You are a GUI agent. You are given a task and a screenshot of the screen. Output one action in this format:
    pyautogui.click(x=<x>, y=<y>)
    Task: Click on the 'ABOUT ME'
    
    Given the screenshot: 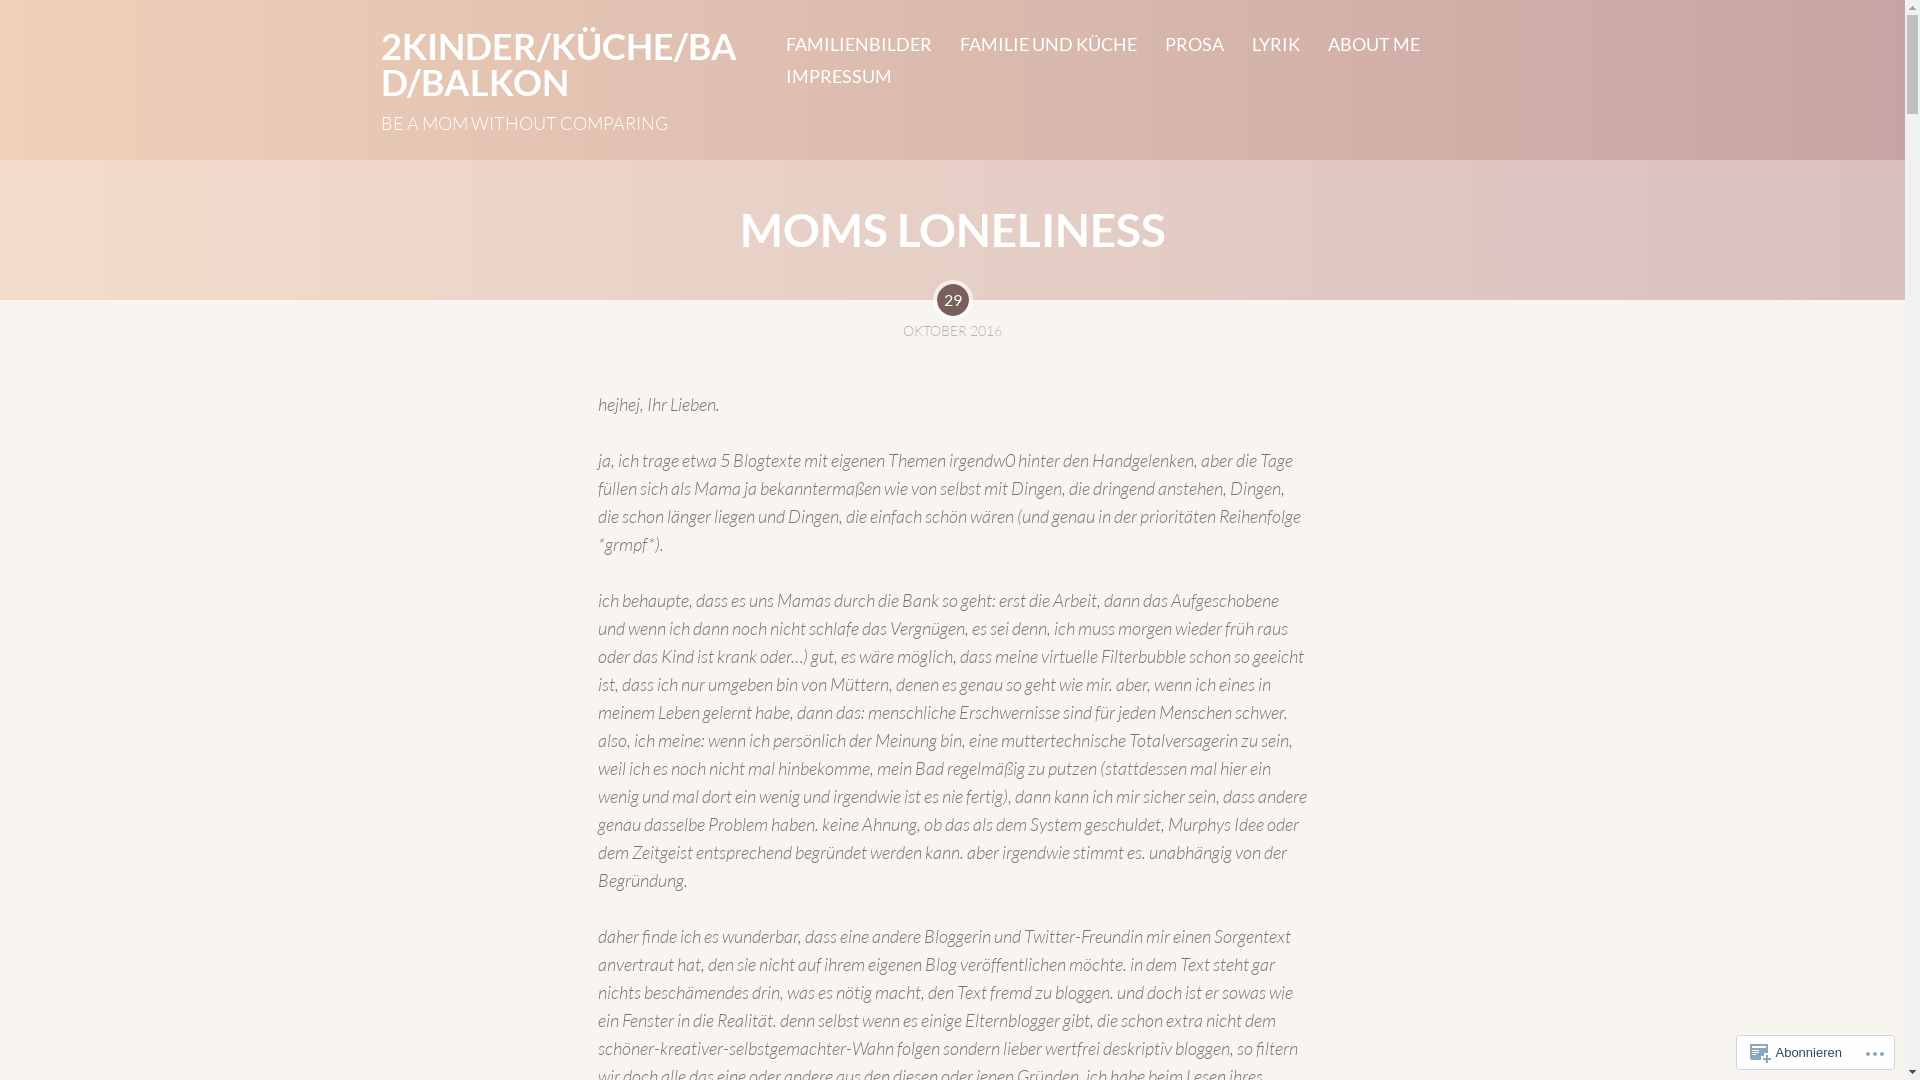 What is the action you would take?
    pyautogui.click(x=1359, y=43)
    